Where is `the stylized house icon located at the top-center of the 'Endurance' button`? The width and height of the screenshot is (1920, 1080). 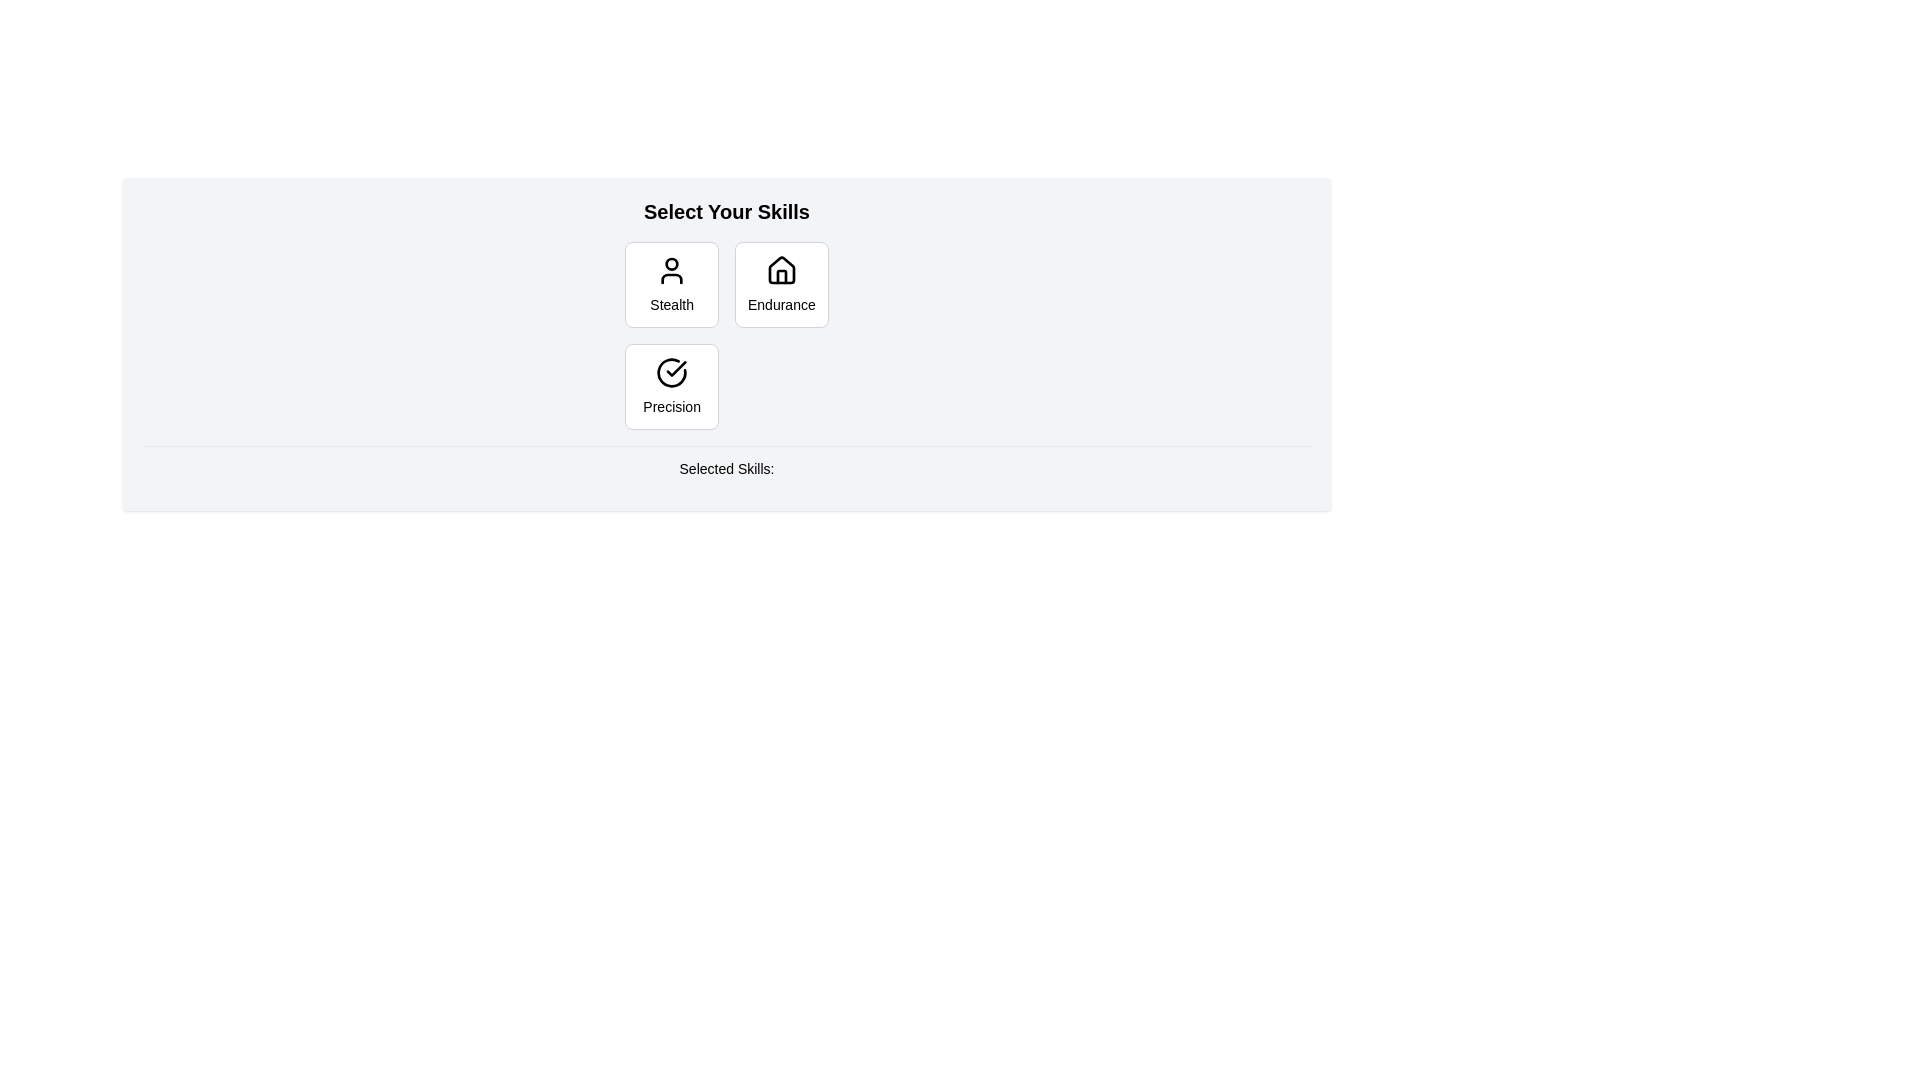
the stylized house icon located at the top-center of the 'Endurance' button is located at coordinates (780, 270).